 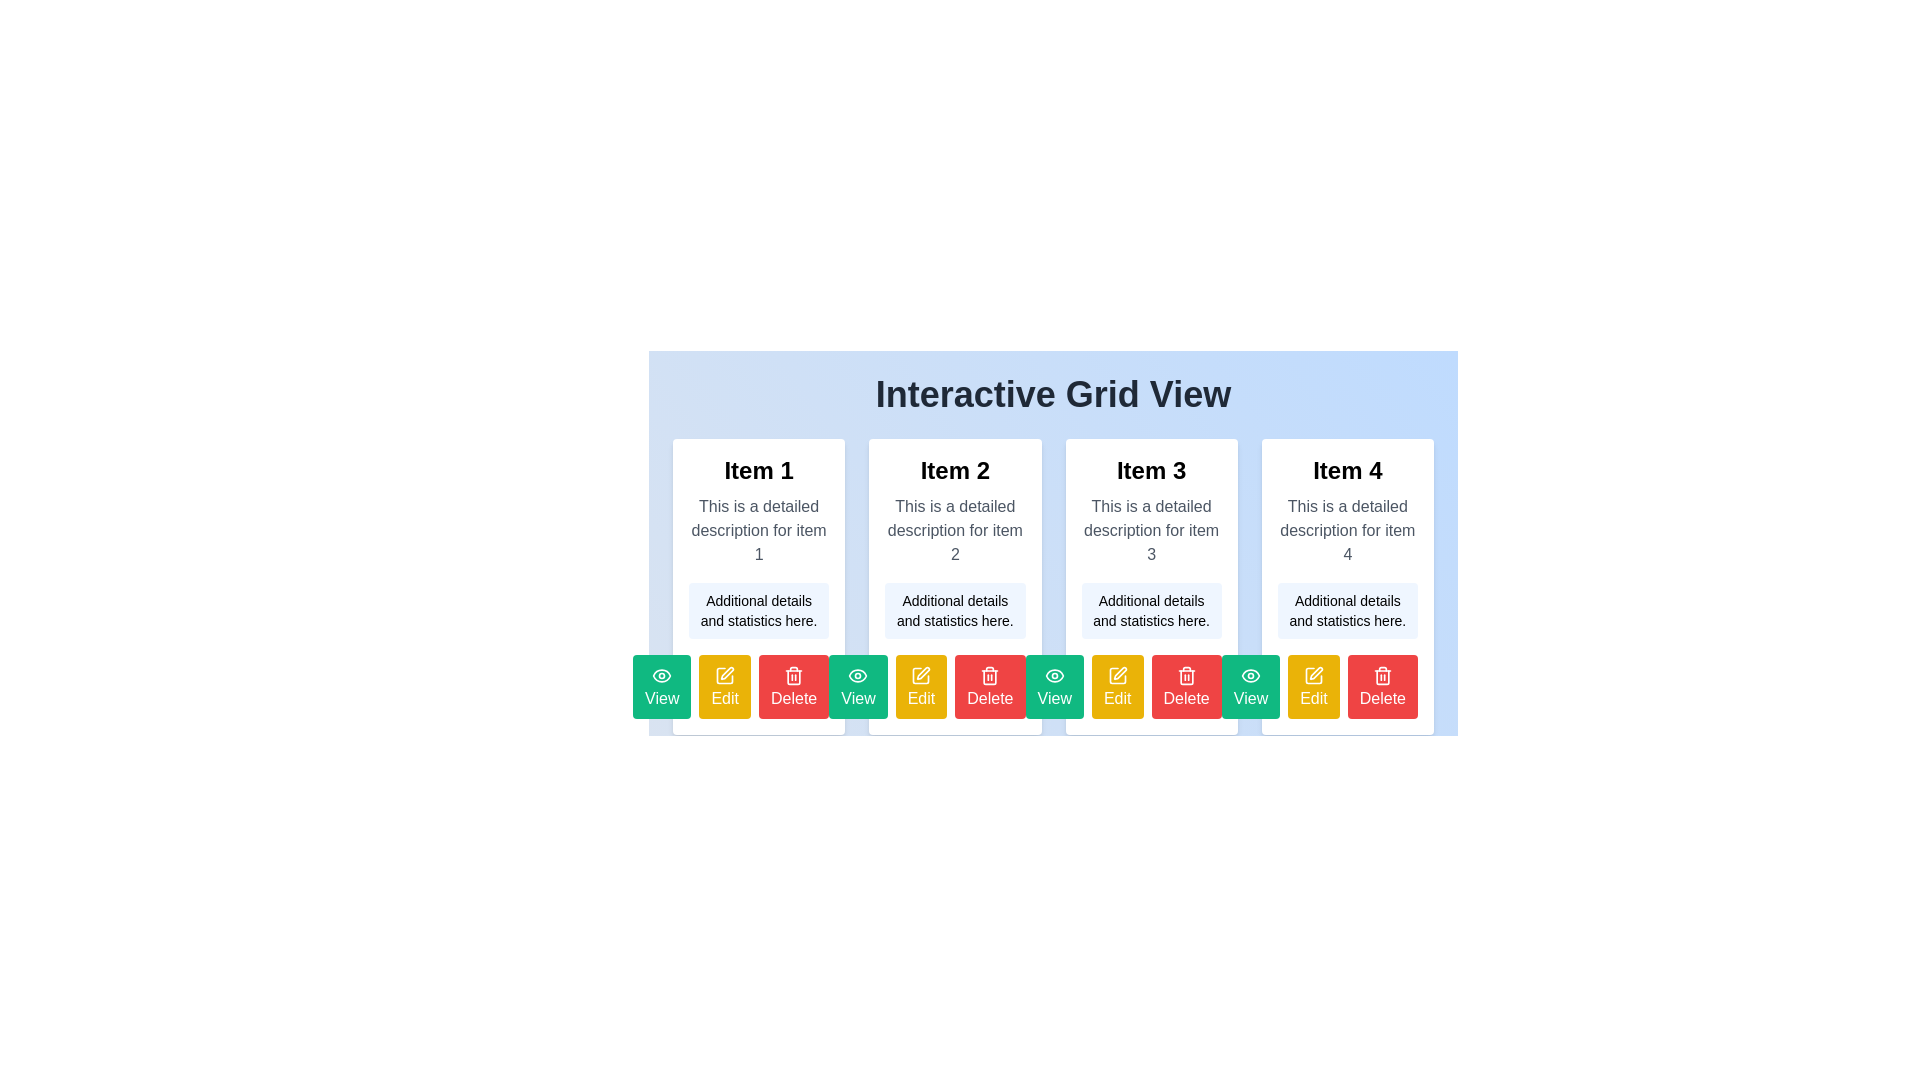 What do you see at coordinates (758, 470) in the screenshot?
I see `the textual header 'Item 1', which is styled with a large, bold font and located at the top of the first card in the grid layout` at bounding box center [758, 470].